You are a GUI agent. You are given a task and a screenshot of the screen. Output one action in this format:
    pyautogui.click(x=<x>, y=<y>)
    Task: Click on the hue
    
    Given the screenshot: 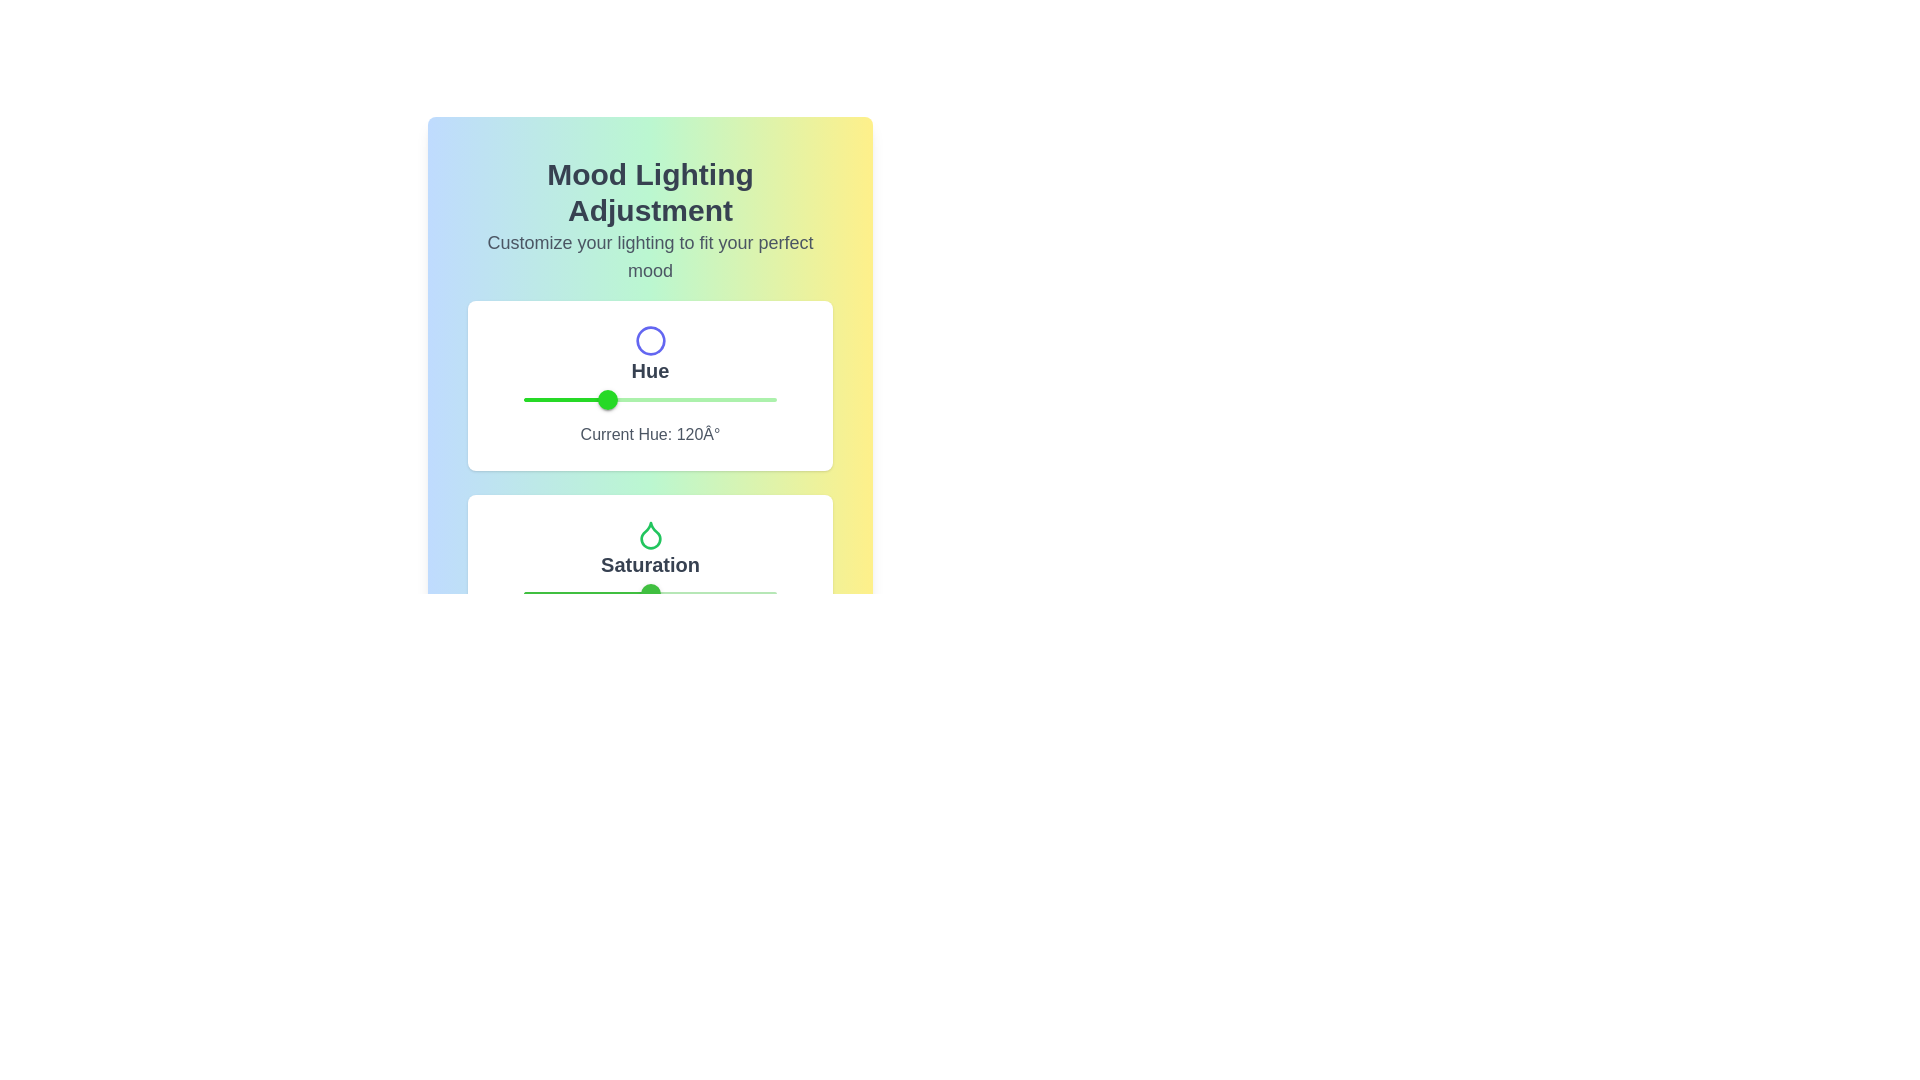 What is the action you would take?
    pyautogui.click(x=614, y=400)
    